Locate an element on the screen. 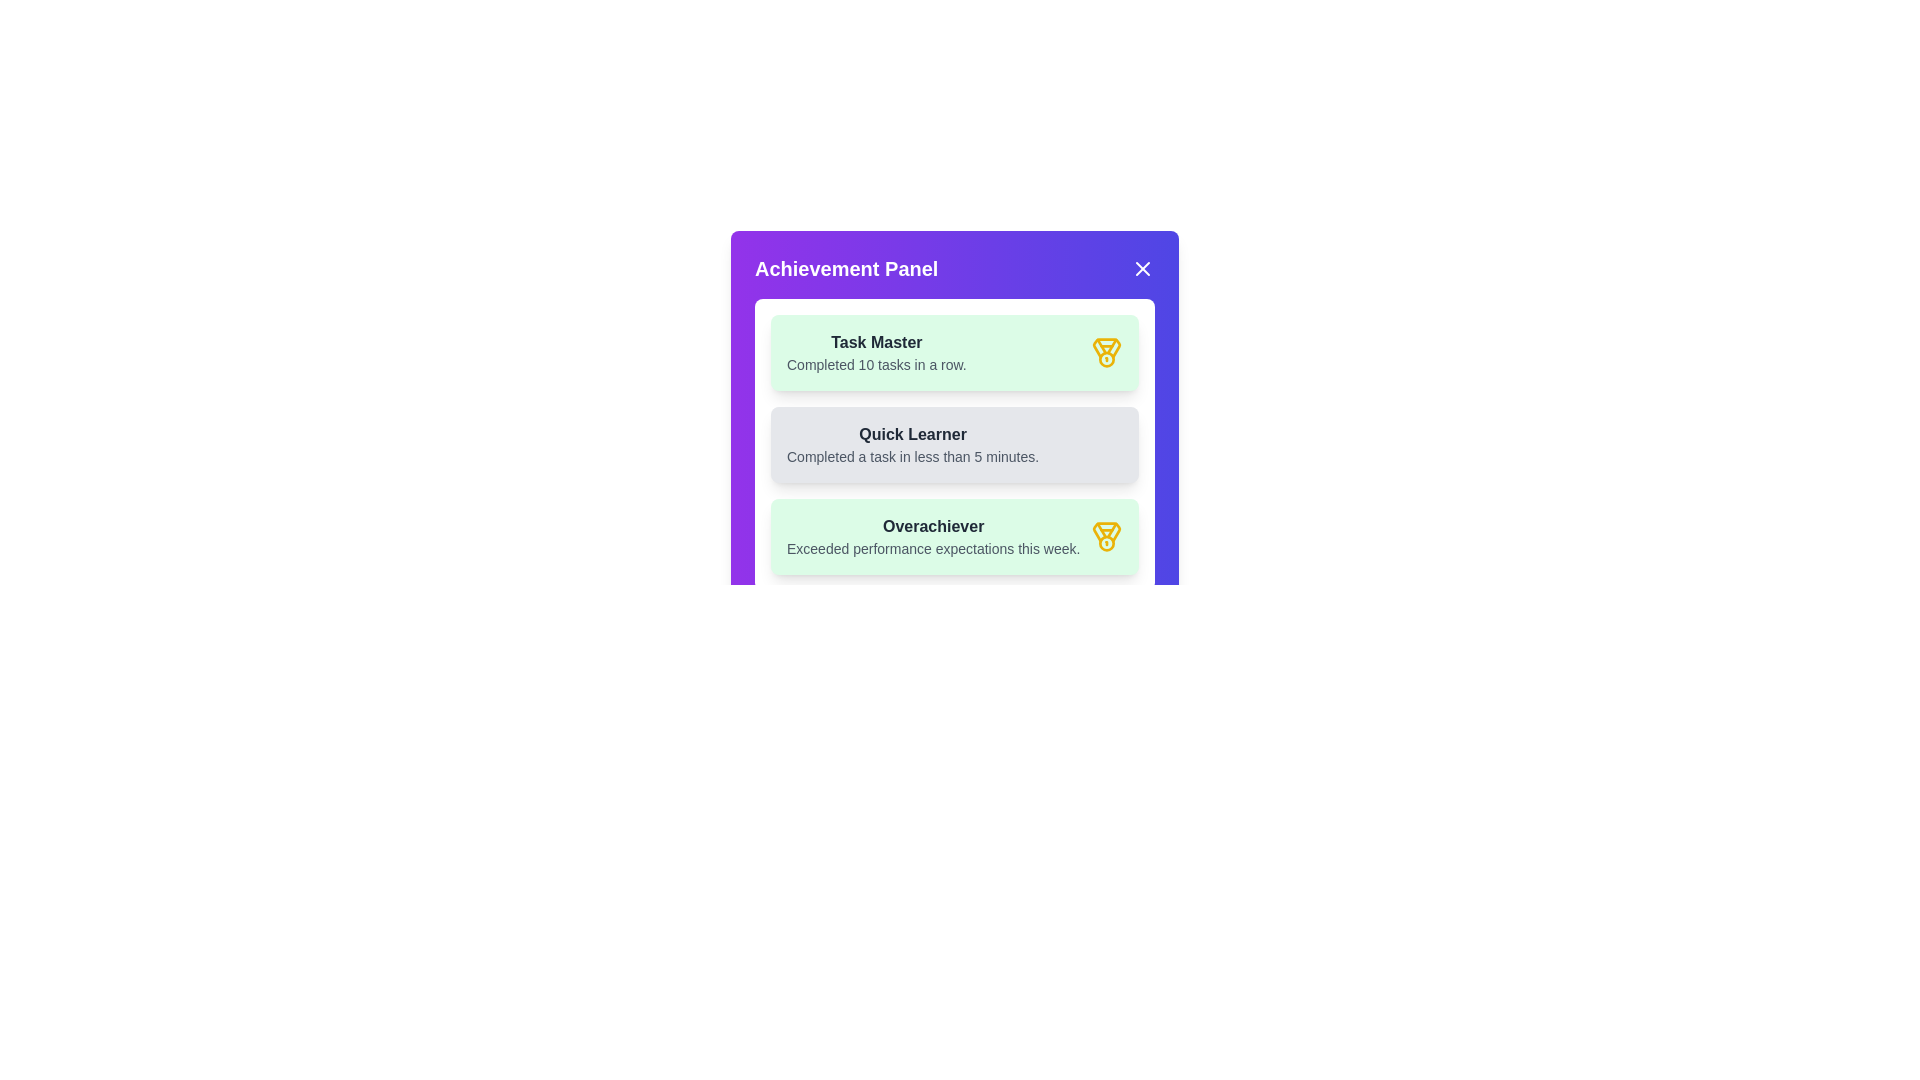  the text label that serves as the title of the achievement section, positioned above the subtitle 'Completed 10 tasks in a row.' and to the left of a gold trophy-shaped icon is located at coordinates (876, 342).